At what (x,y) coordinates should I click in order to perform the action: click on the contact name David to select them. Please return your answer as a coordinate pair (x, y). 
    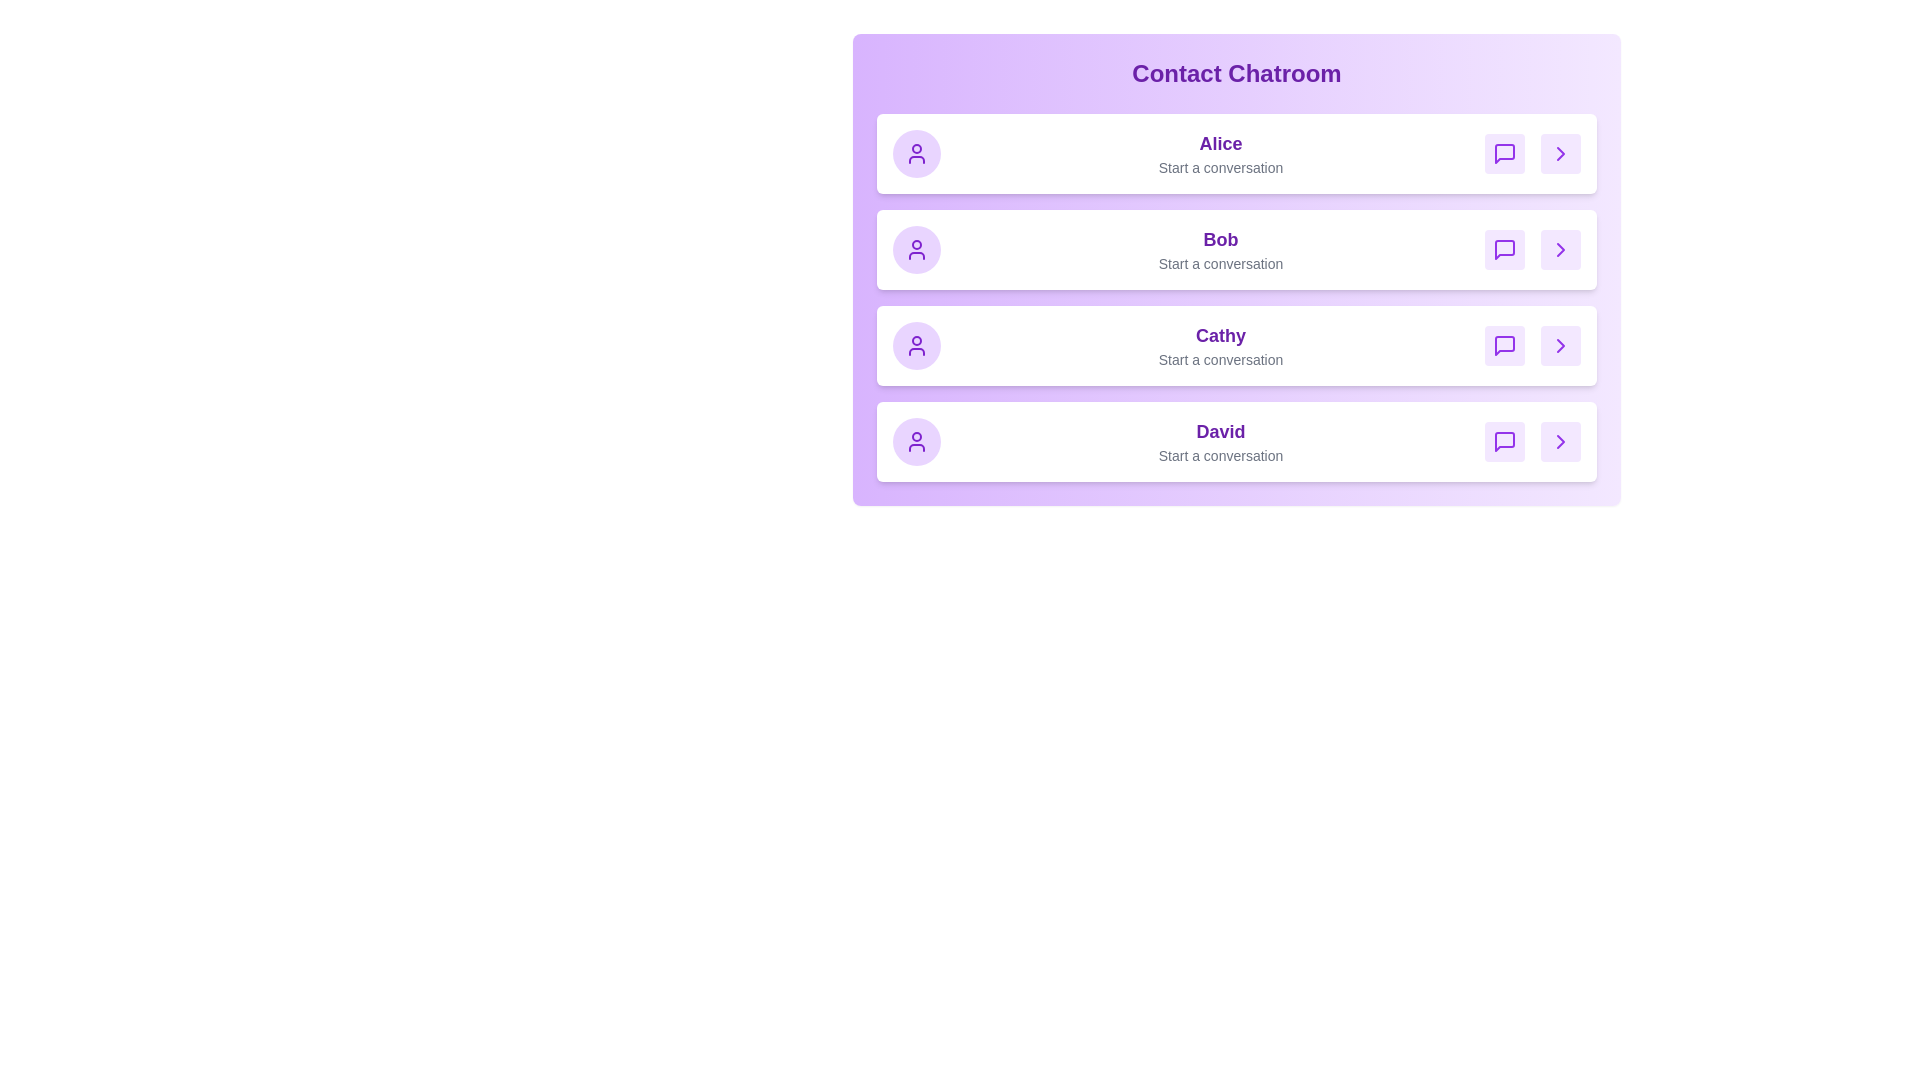
    Looking at the image, I should click on (1219, 431).